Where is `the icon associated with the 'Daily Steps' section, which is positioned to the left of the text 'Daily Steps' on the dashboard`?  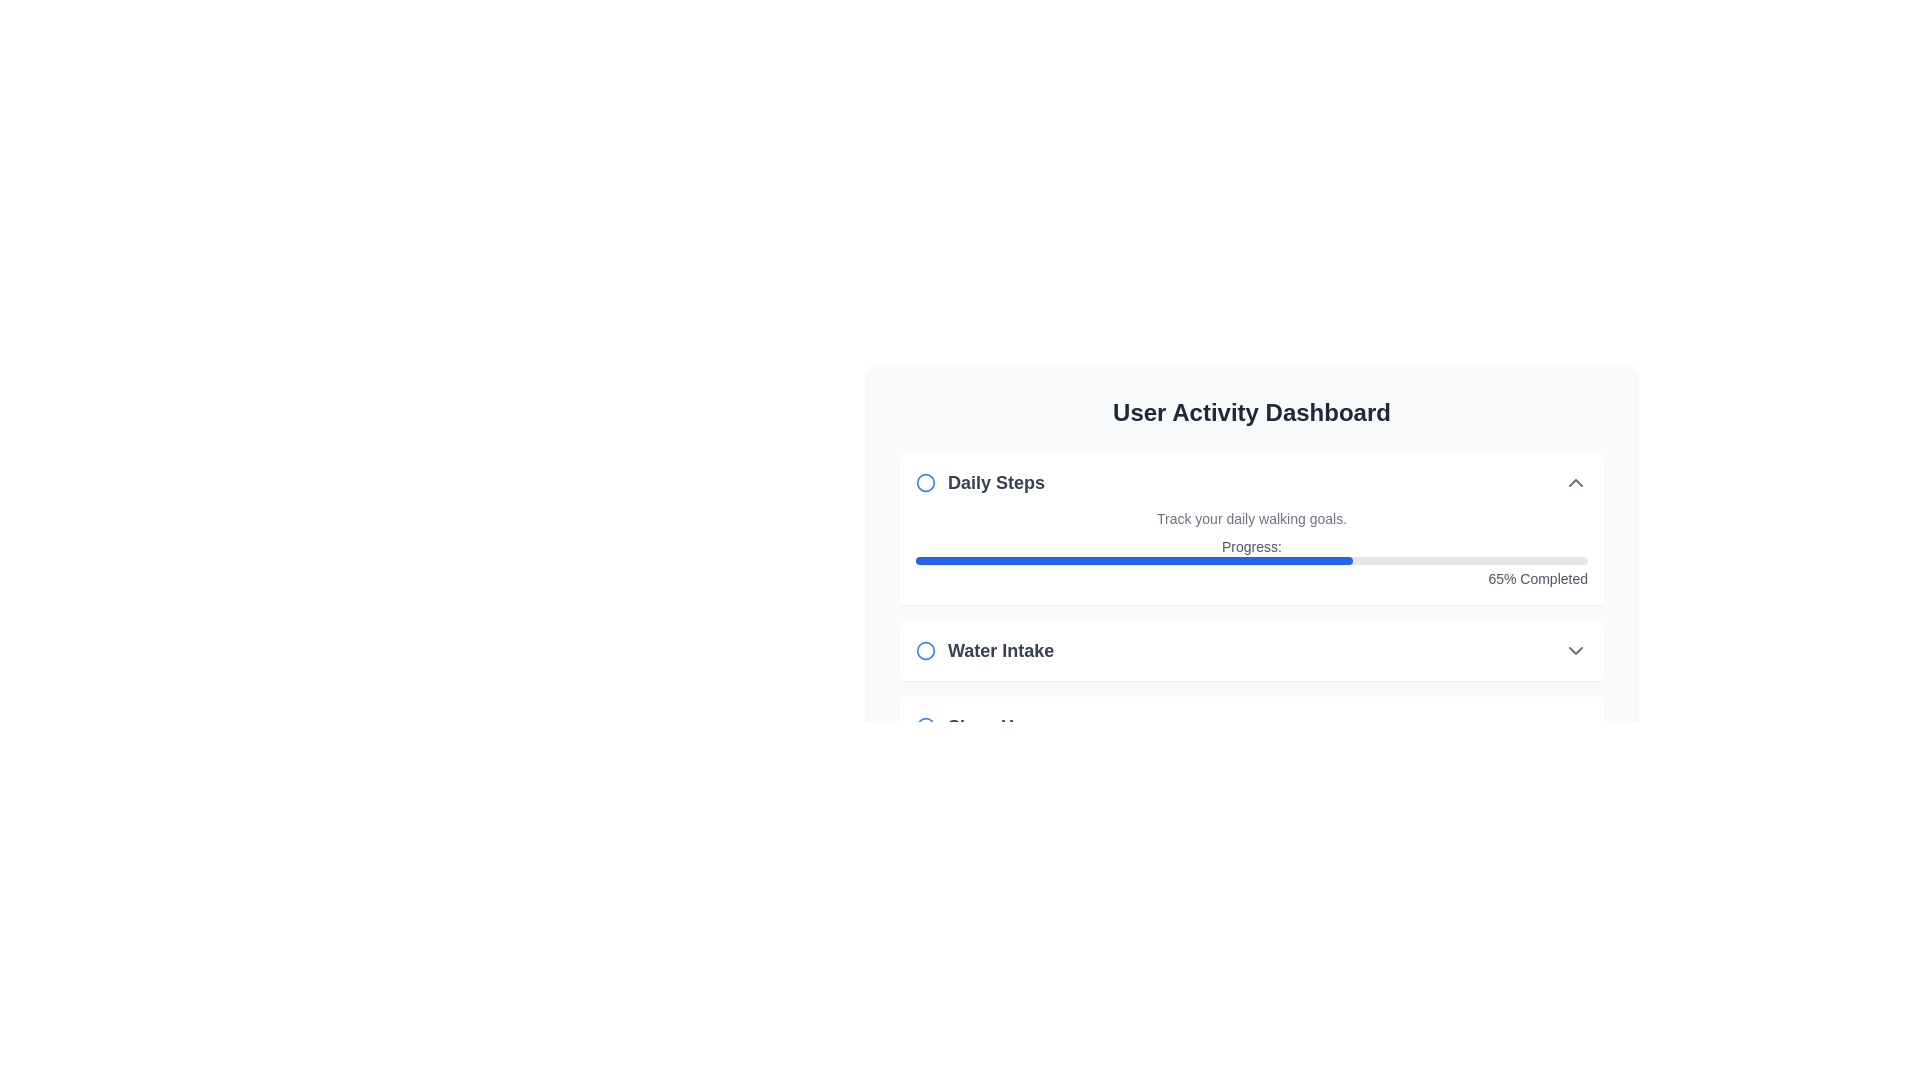 the icon associated with the 'Daily Steps' section, which is positioned to the left of the text 'Daily Steps' on the dashboard is located at coordinates (925, 482).